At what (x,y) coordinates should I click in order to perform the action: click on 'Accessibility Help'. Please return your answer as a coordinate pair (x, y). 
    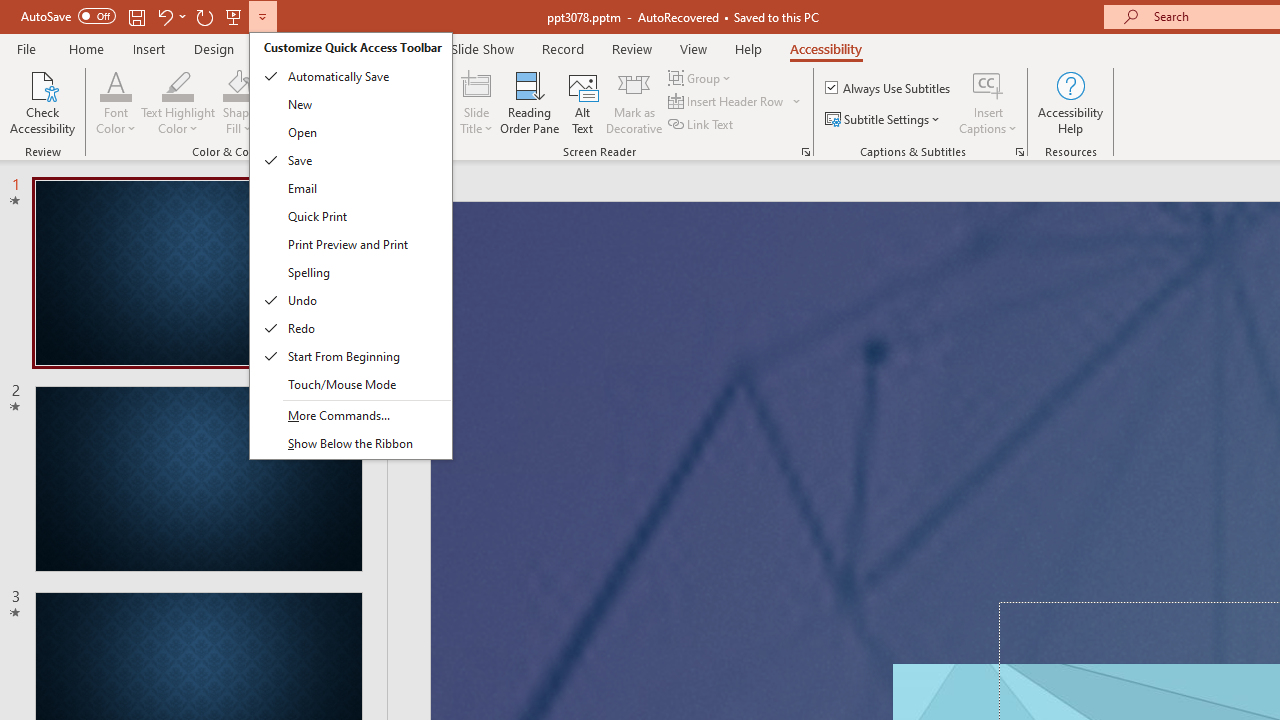
    Looking at the image, I should click on (1069, 103).